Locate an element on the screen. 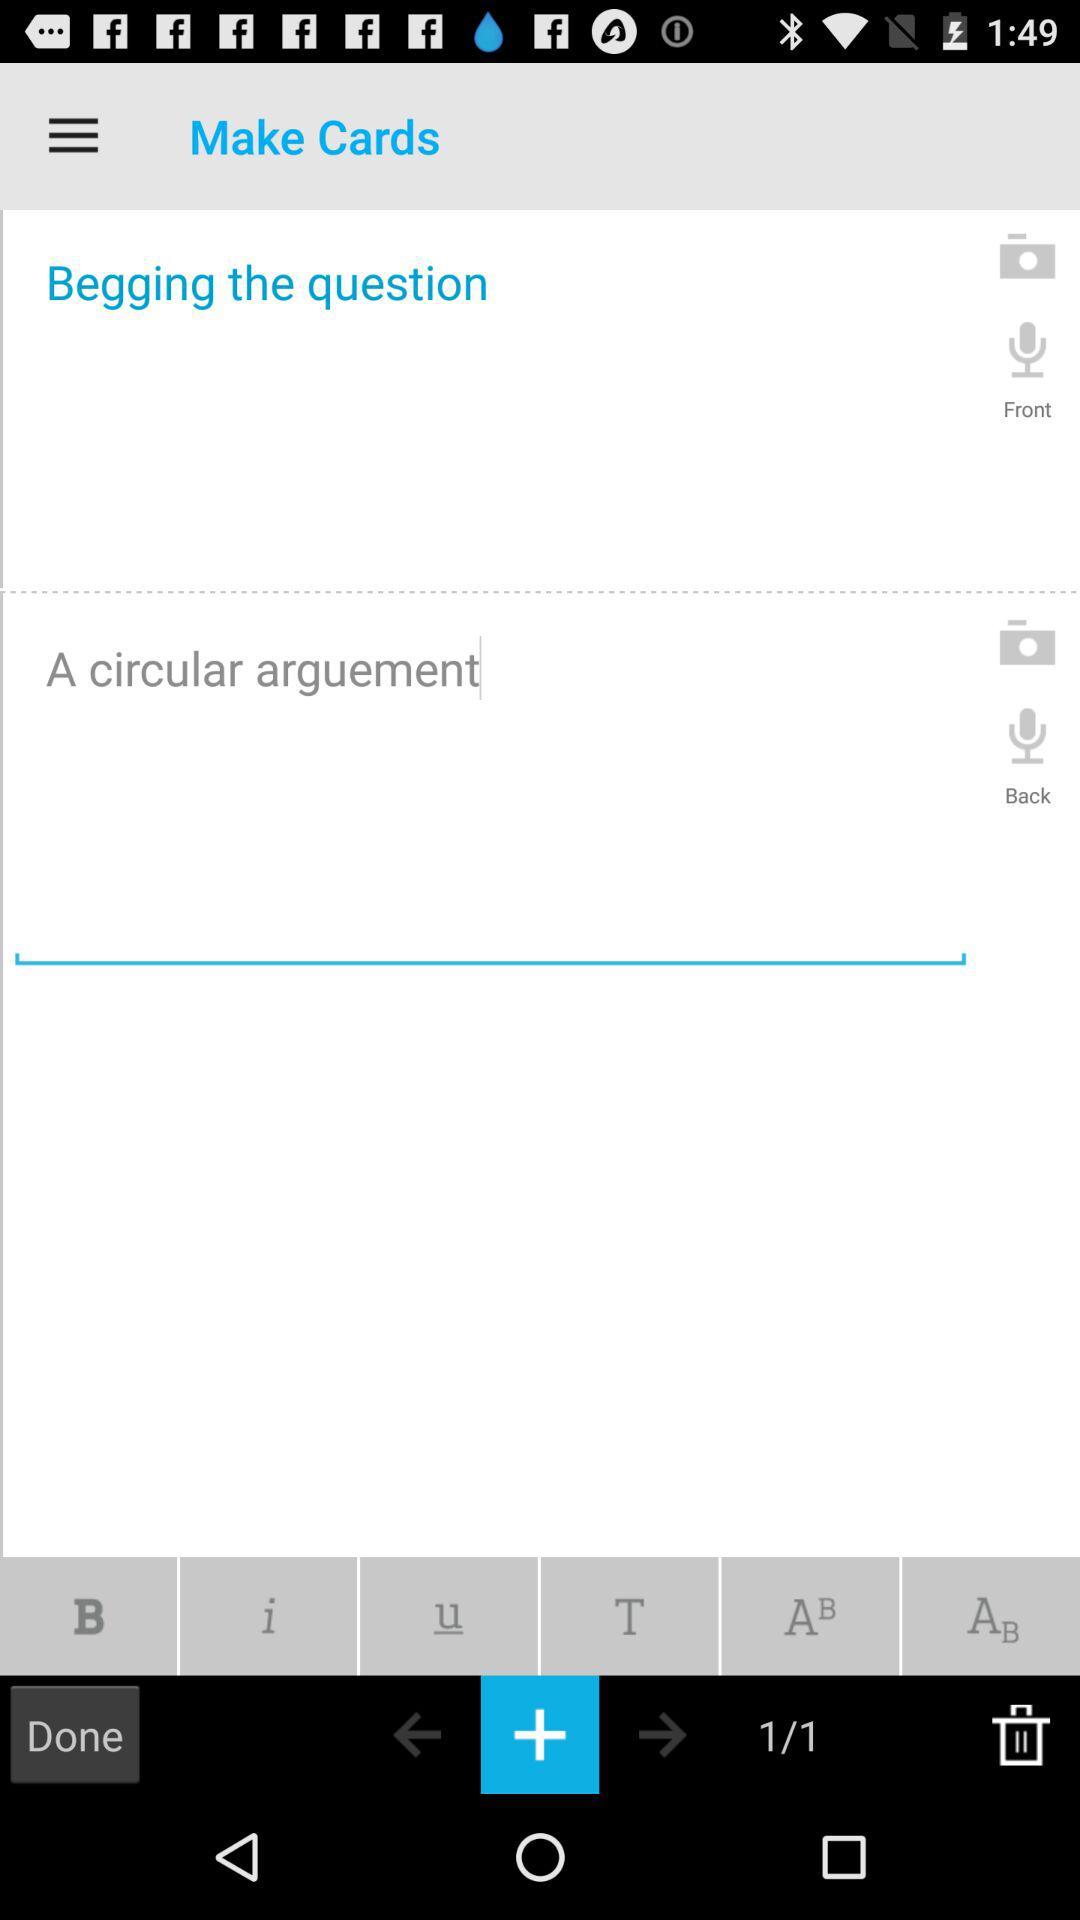  change text element is located at coordinates (991, 1616).